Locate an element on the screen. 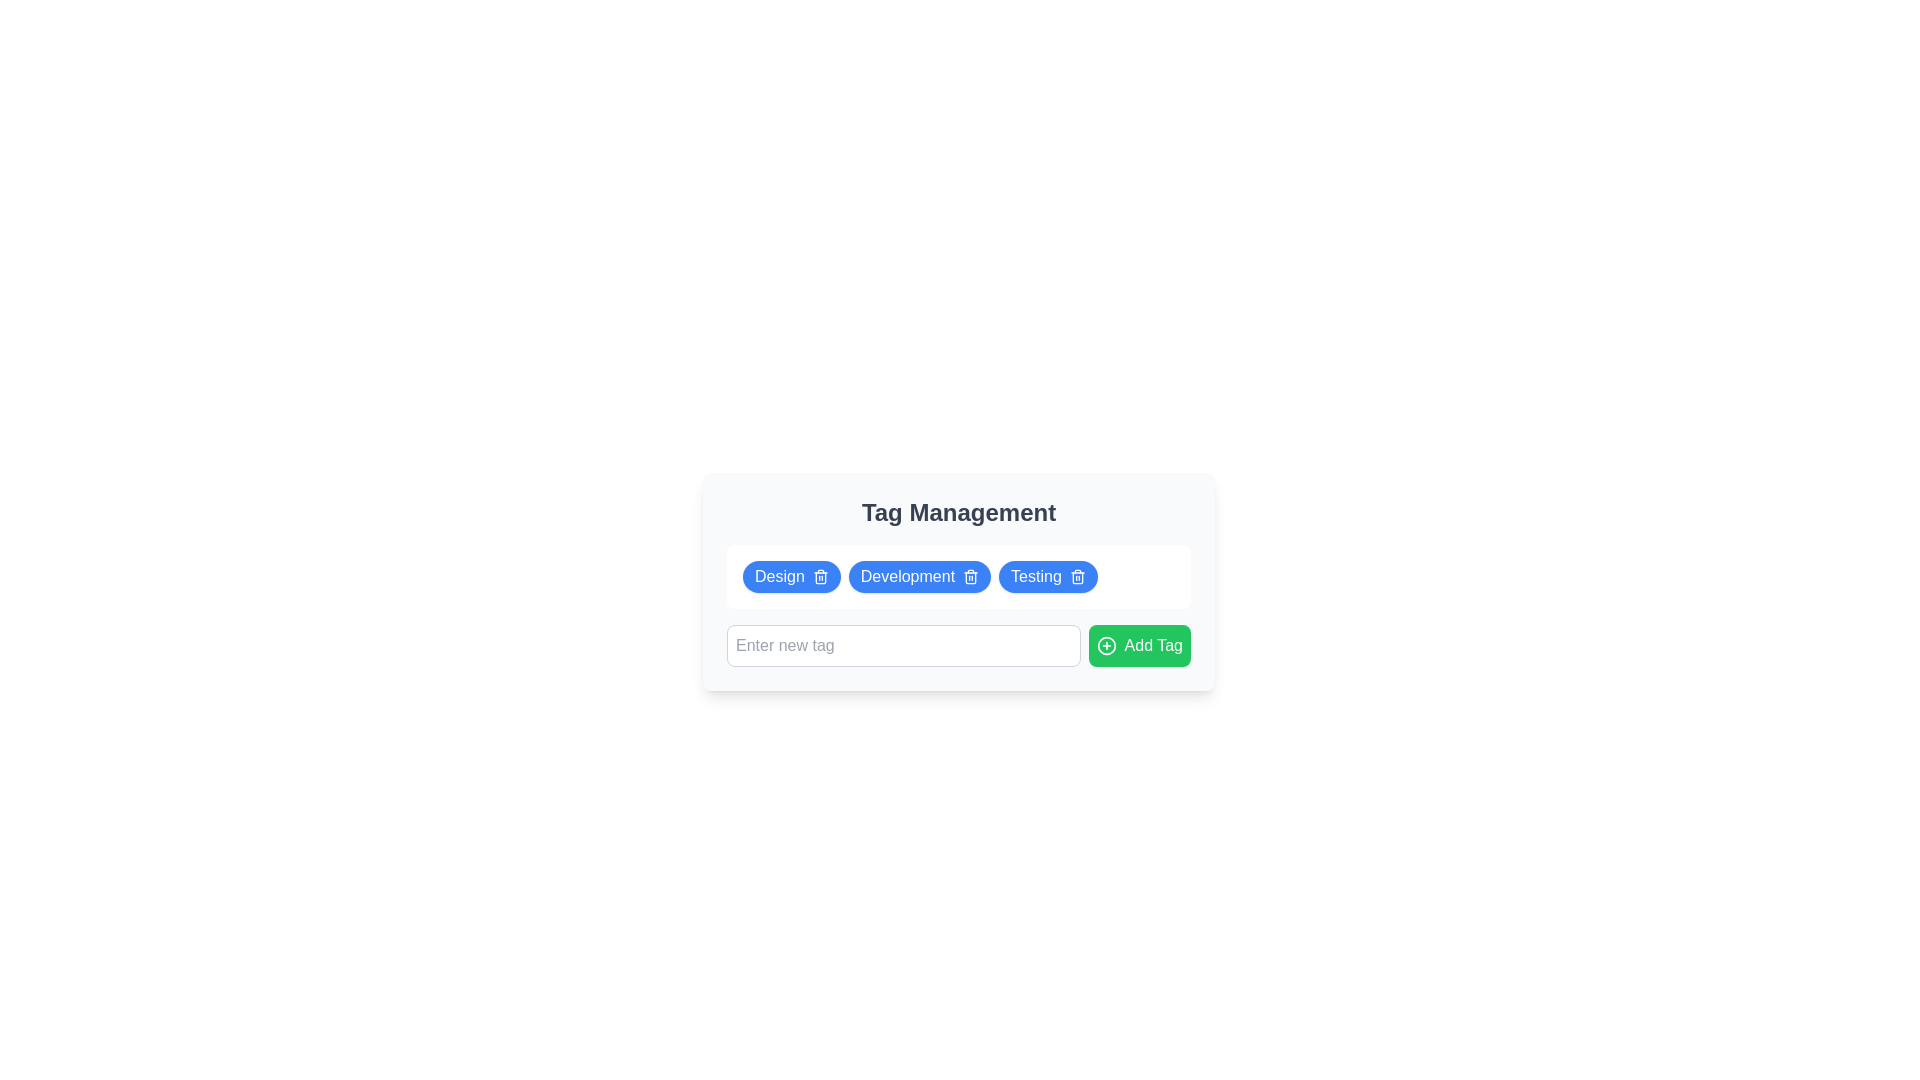  the 'Design' label, which displays white text on a blue rounded rectangle background is located at coordinates (778, 577).